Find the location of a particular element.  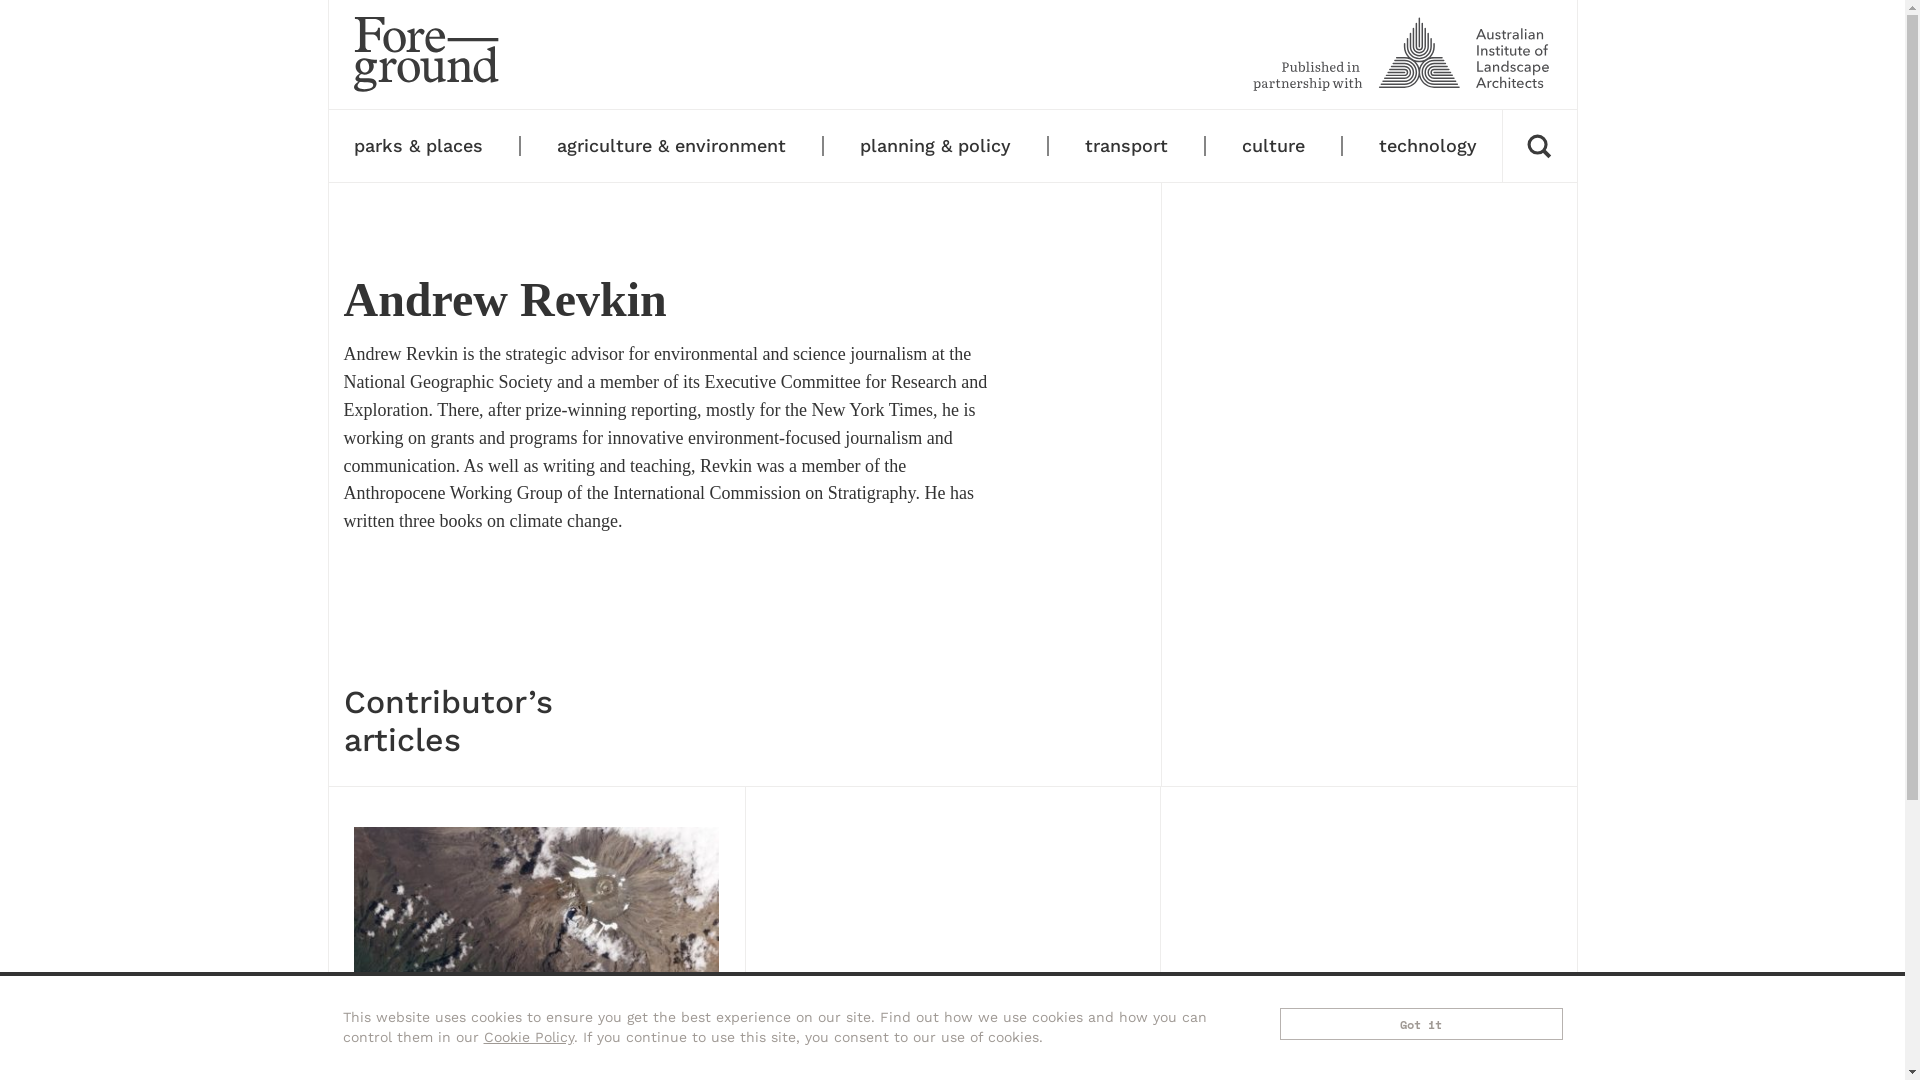

'culture' is located at coordinates (1272, 145).